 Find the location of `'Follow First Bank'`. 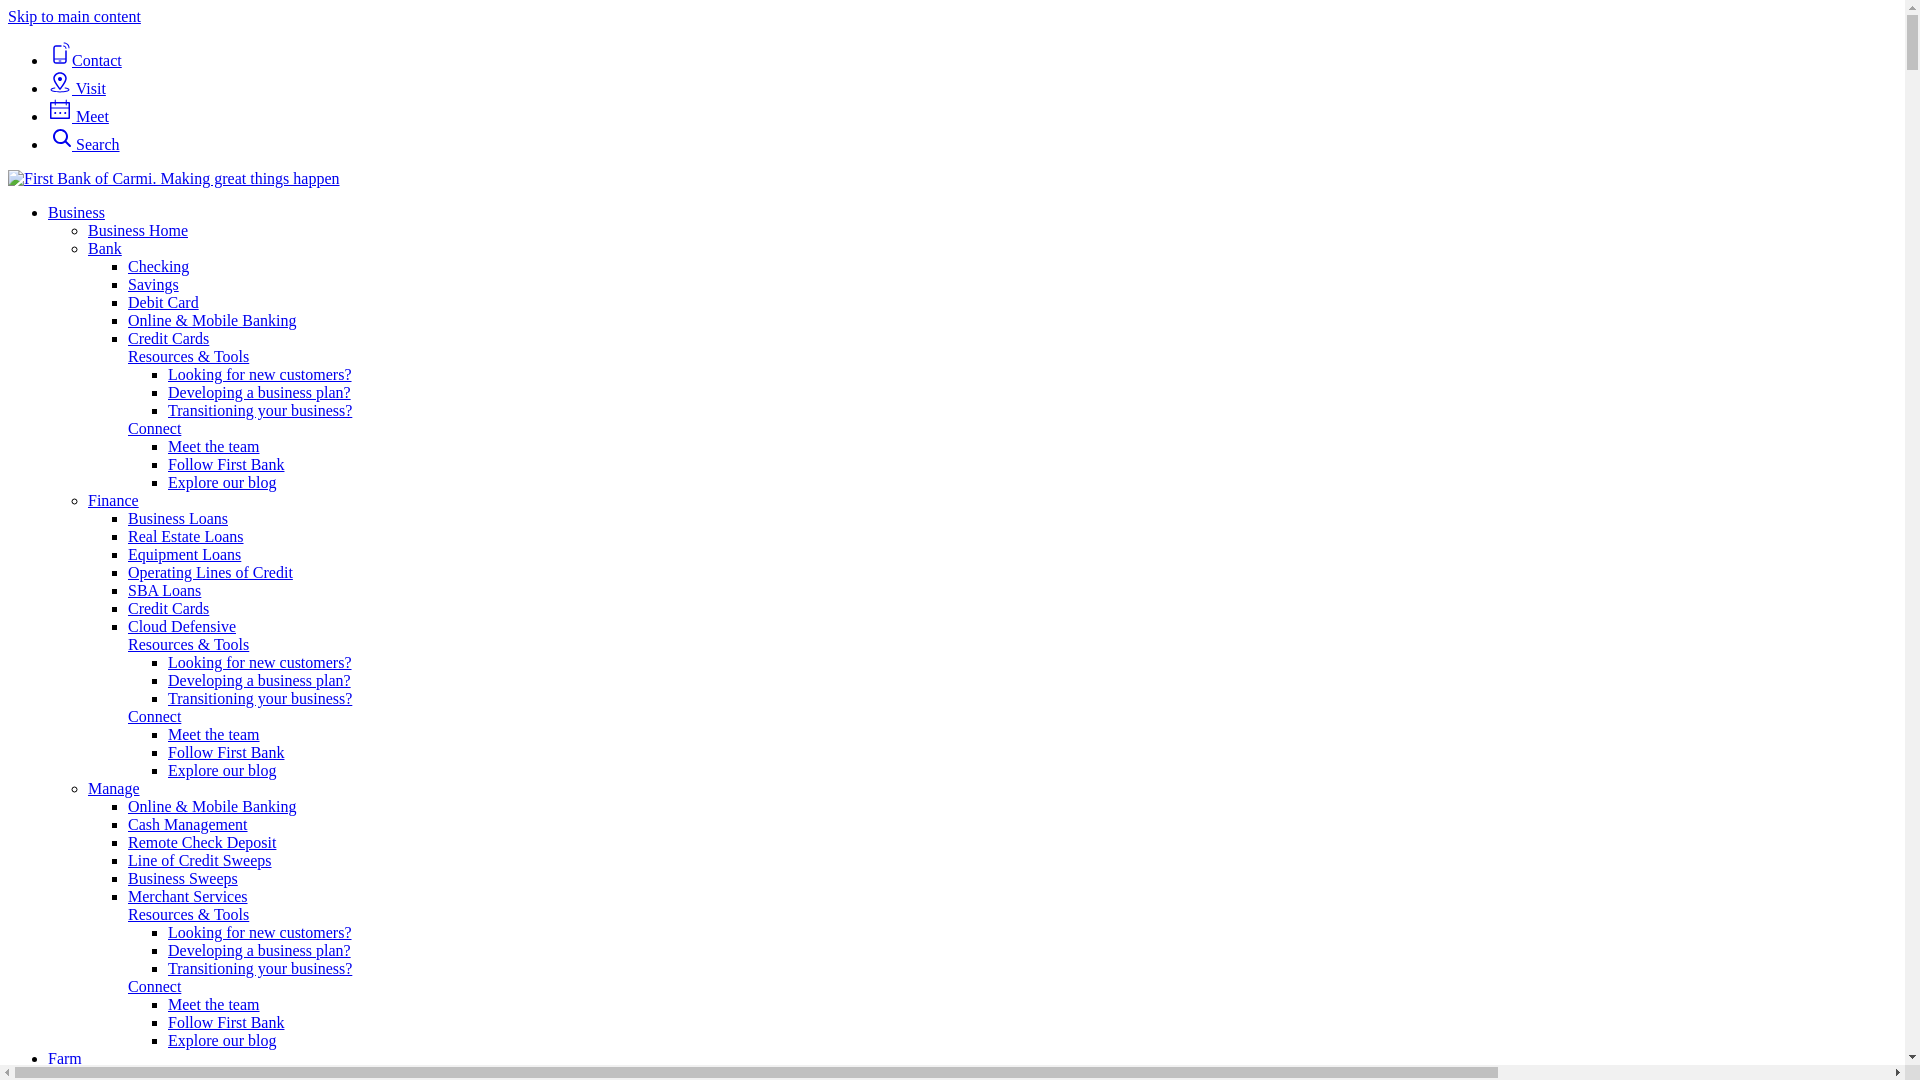

'Follow First Bank' is located at coordinates (168, 464).